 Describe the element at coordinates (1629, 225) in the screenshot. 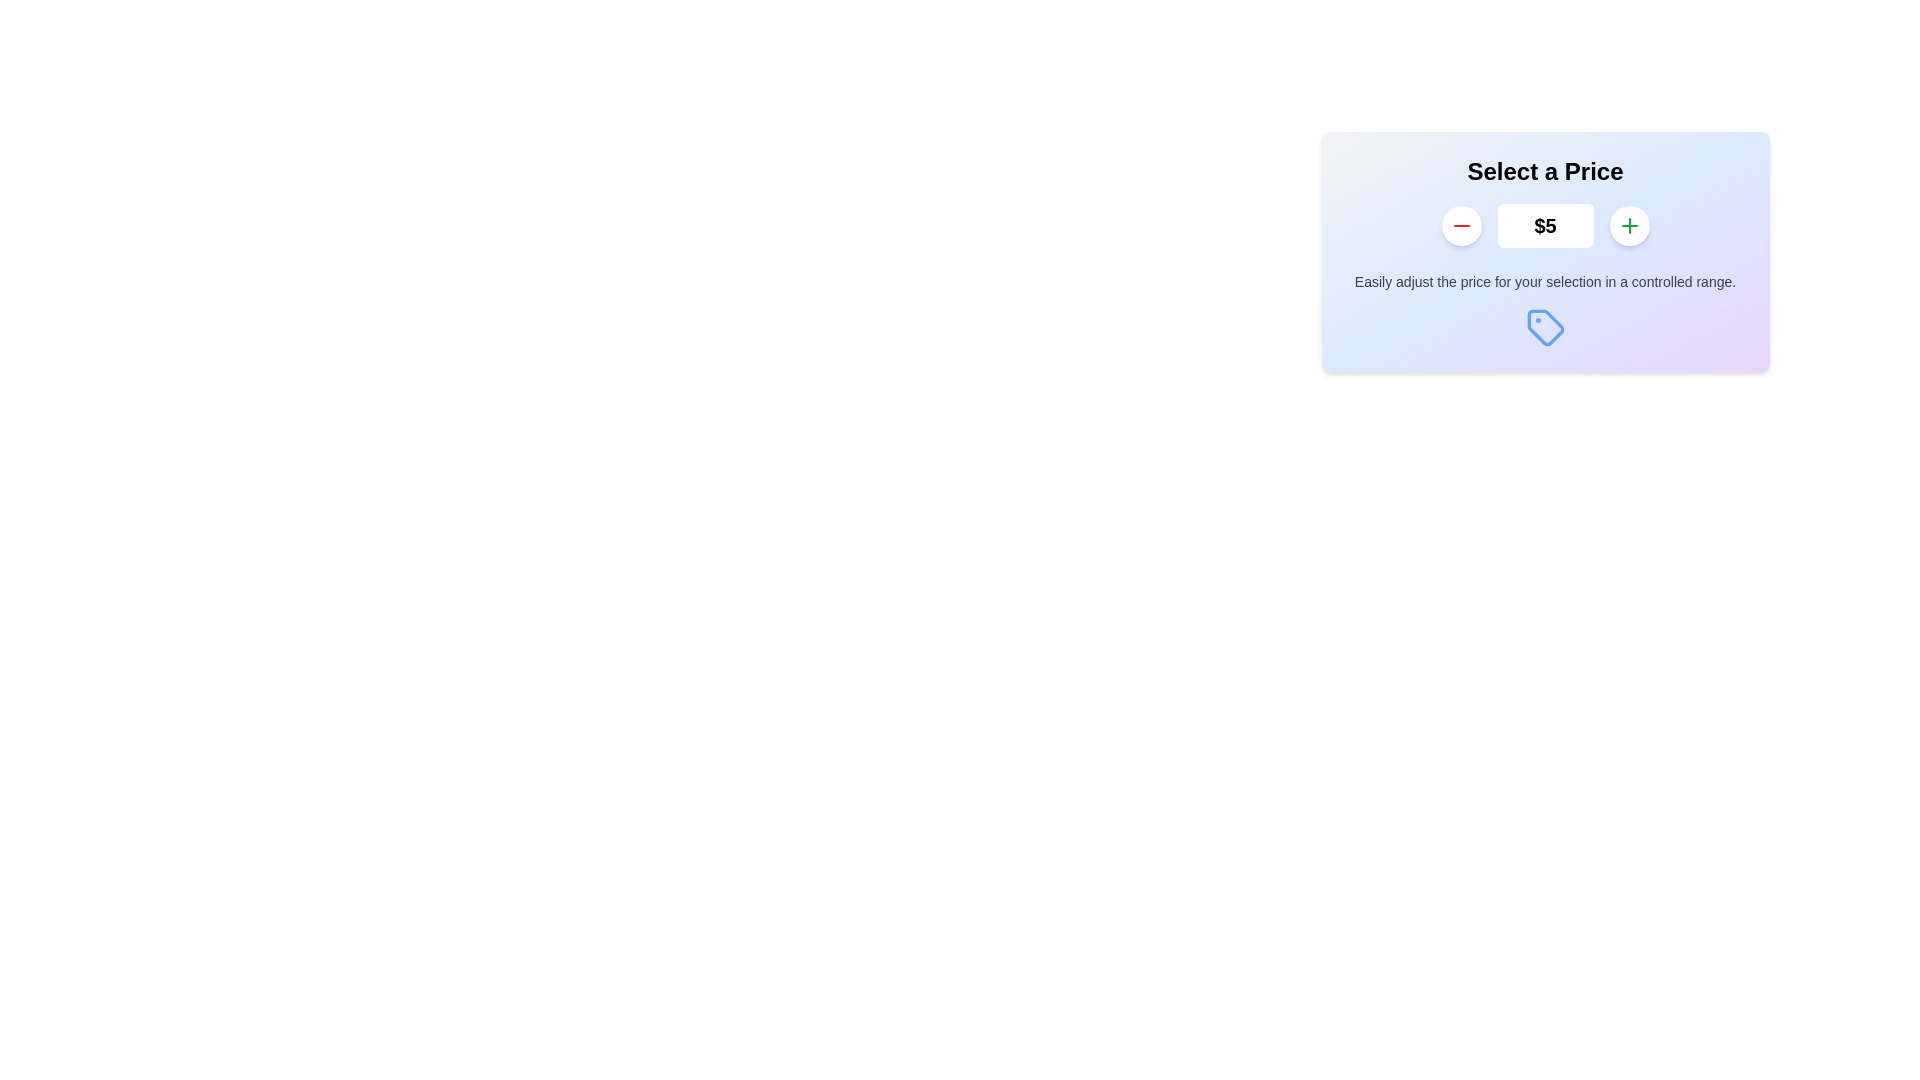

I see `the circular button with an icon located to the right of the white rectangular box displaying the value '$5' to increase the price value` at that location.